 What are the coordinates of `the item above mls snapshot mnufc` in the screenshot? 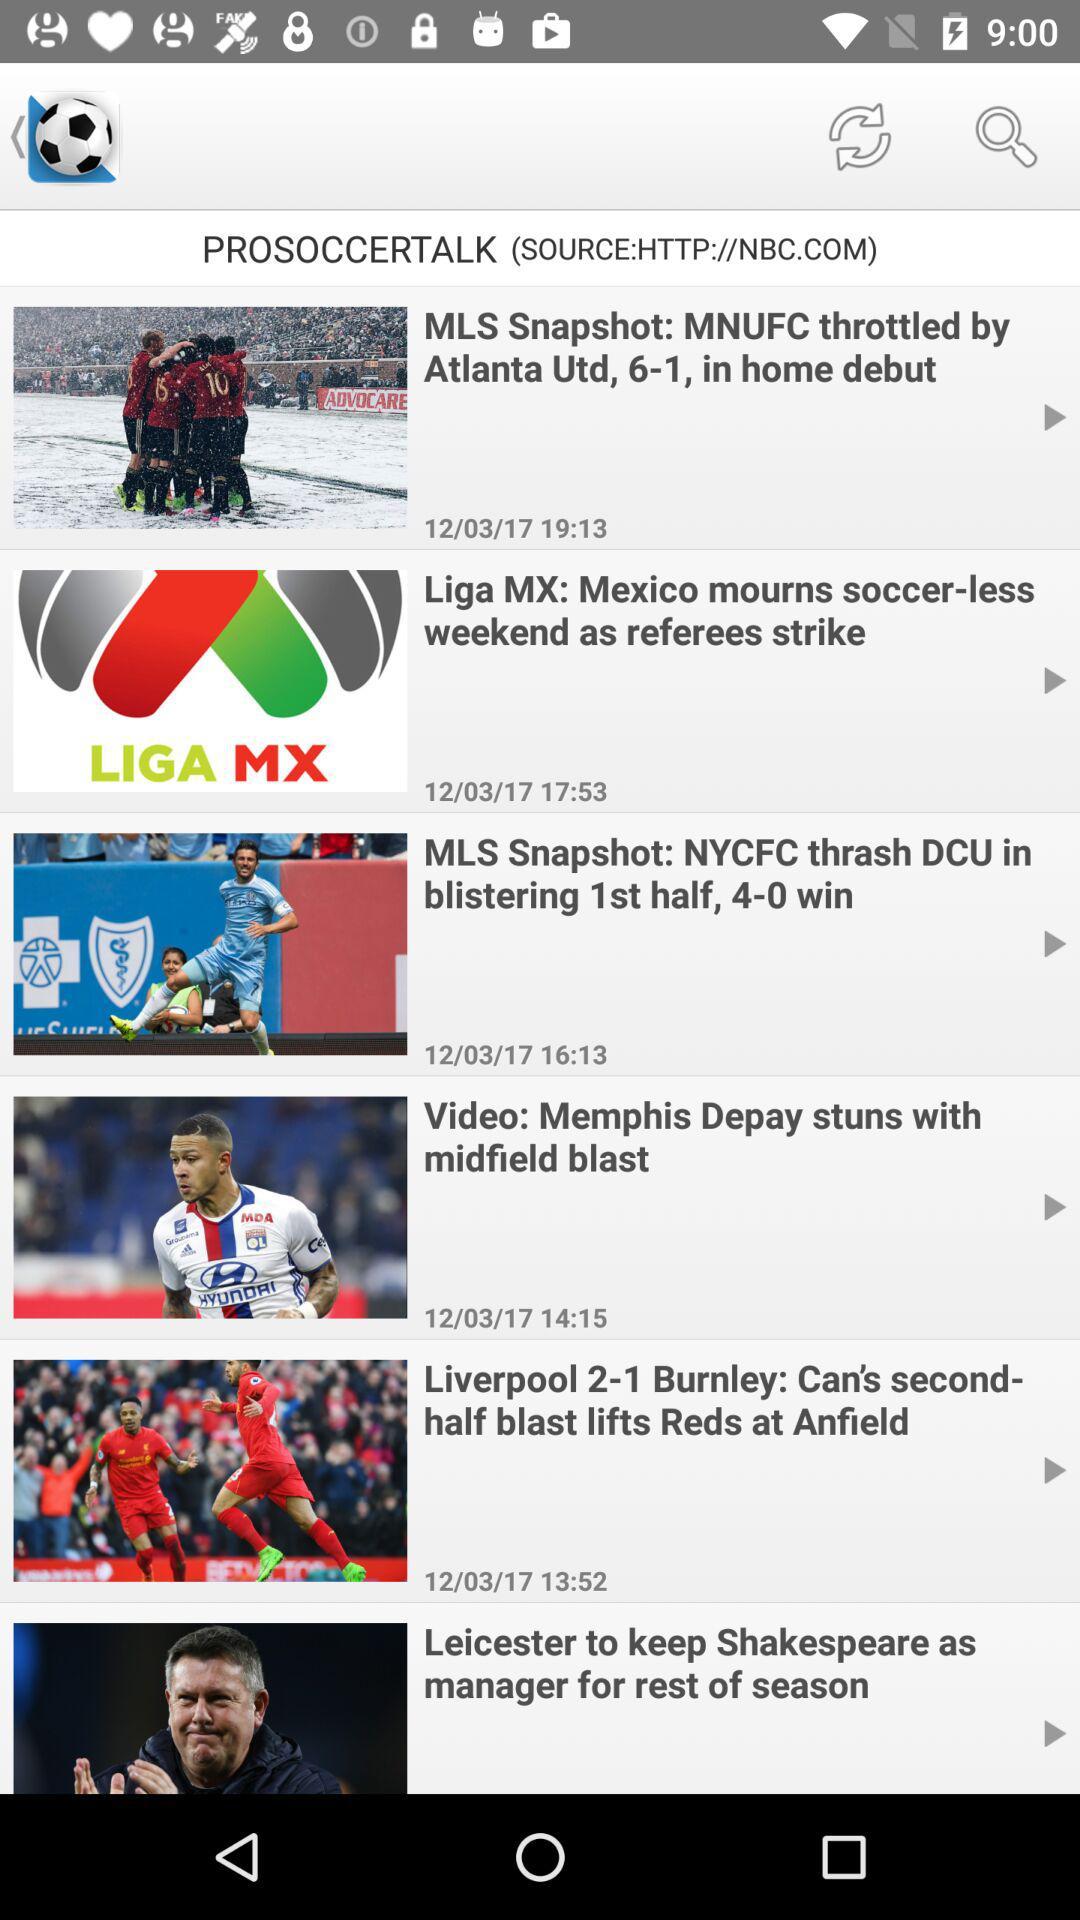 It's located at (1006, 135).